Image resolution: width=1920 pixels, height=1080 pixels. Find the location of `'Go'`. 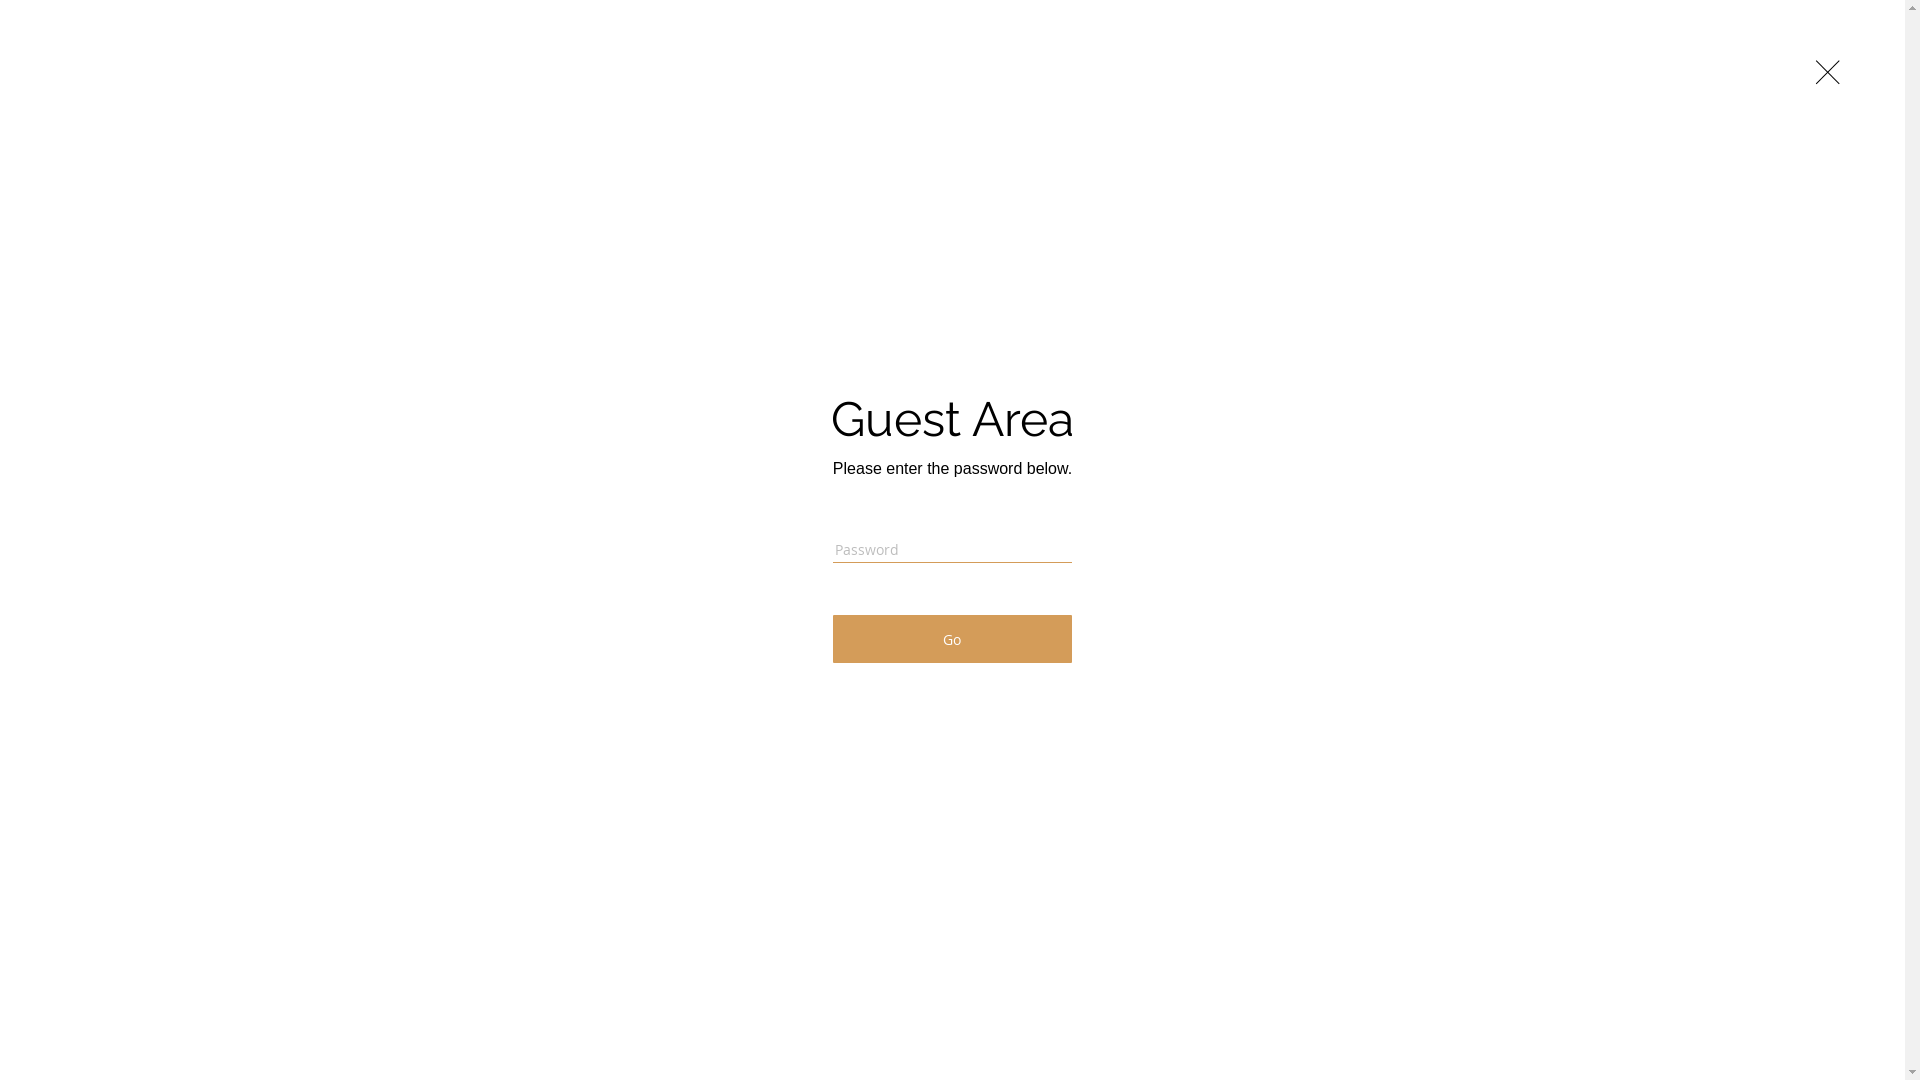

'Go' is located at coordinates (951, 639).